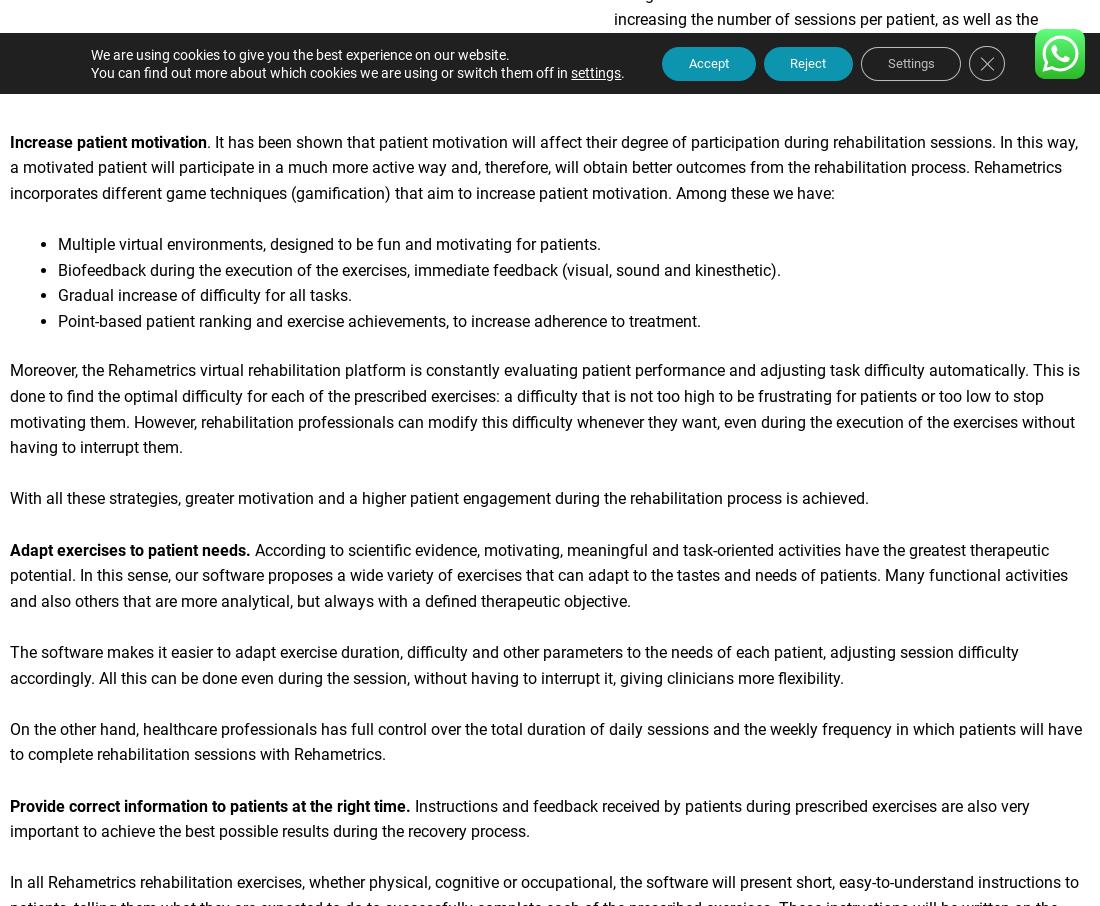  Describe the element at coordinates (284, 53) in the screenshot. I see `'We are using cookies to give you the best experience on our website.'` at that location.